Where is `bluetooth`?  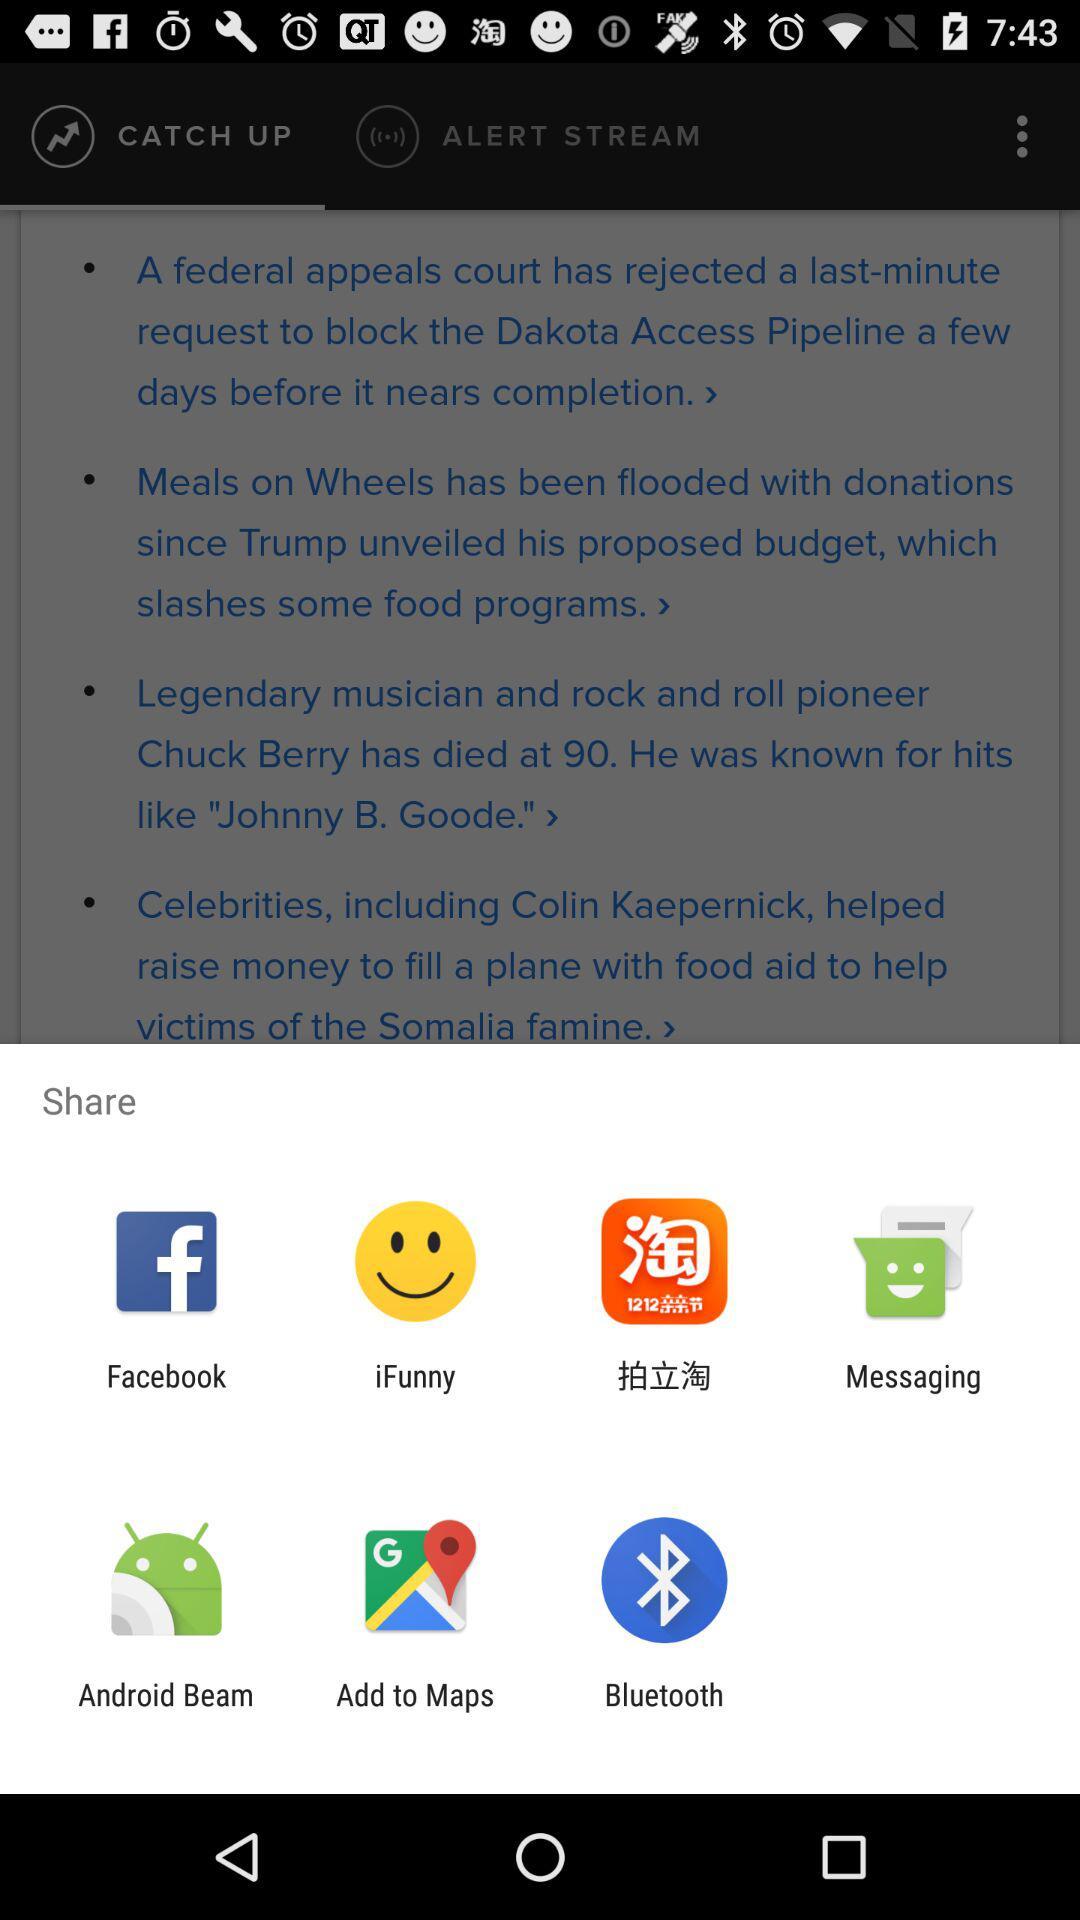 bluetooth is located at coordinates (664, 1711).